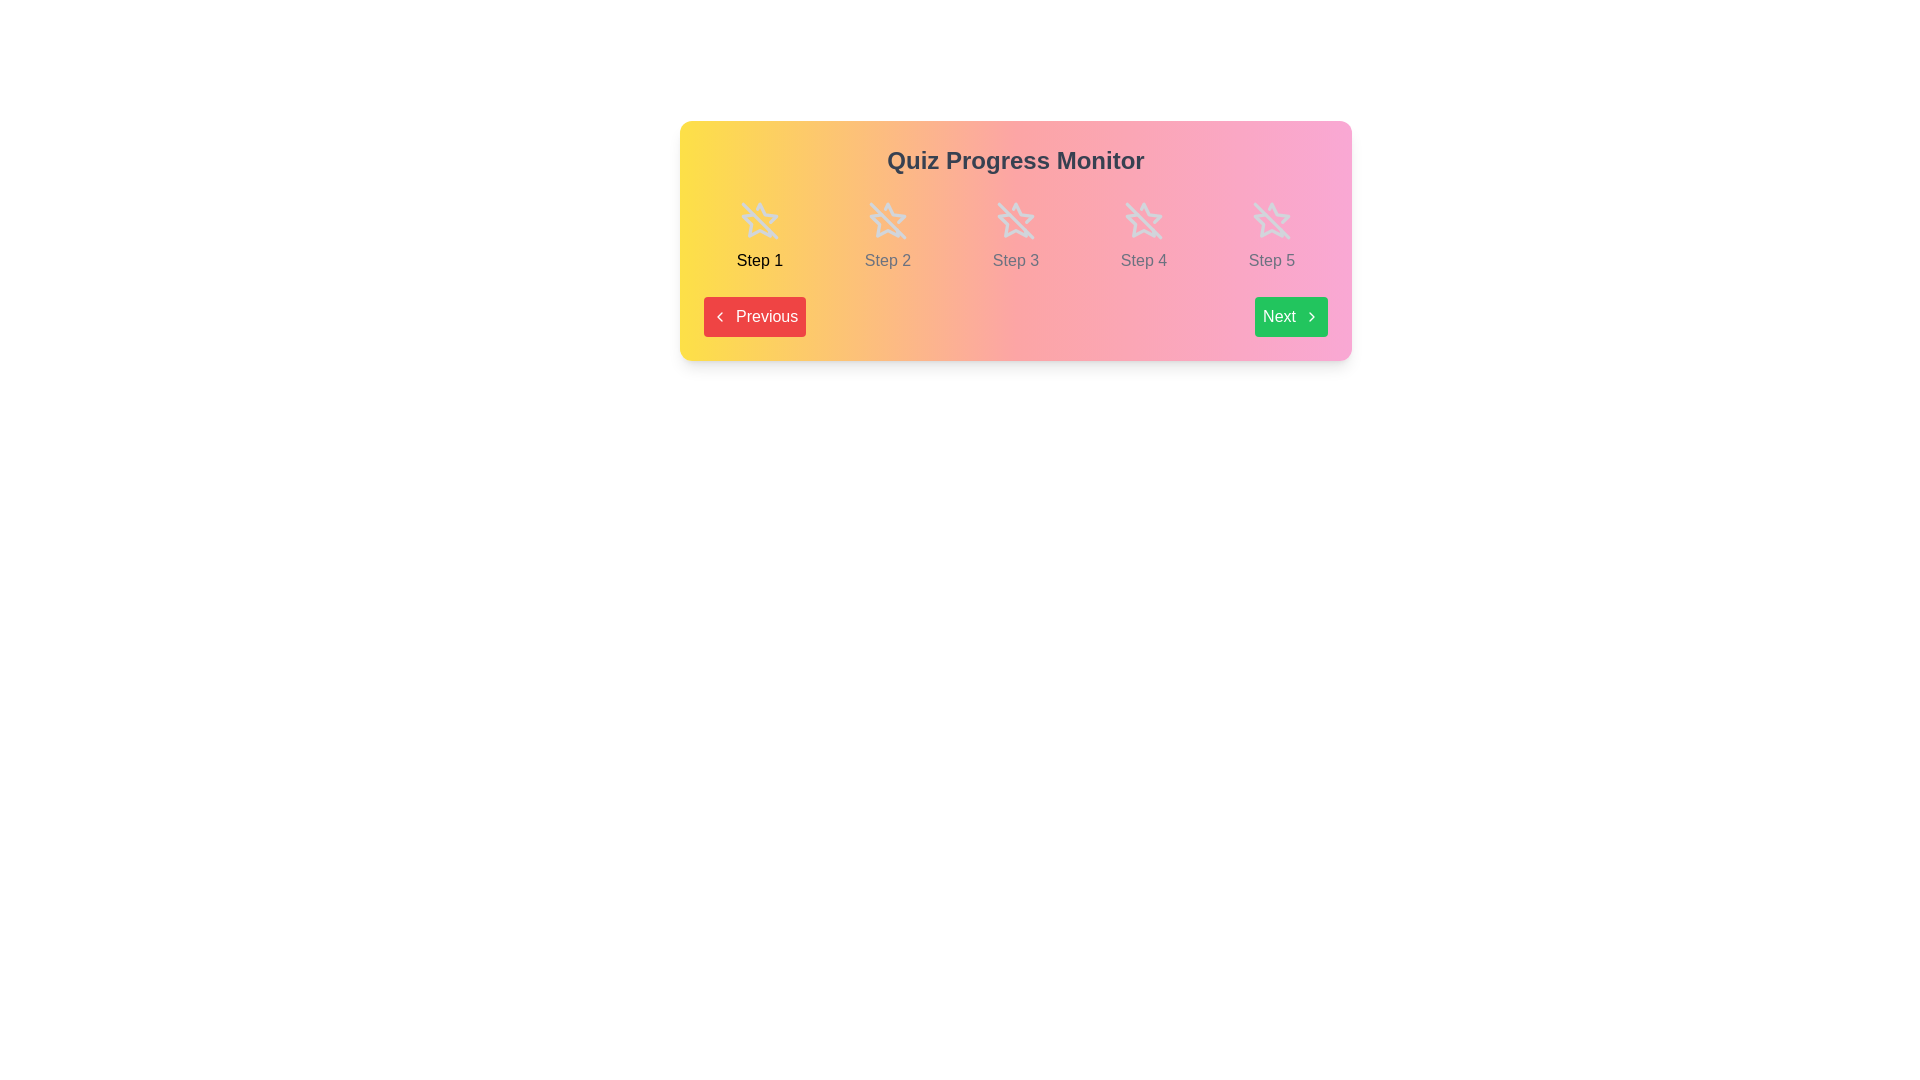  What do you see at coordinates (1271, 235) in the screenshot?
I see `the fifth step in the Quiz Progress Monitor, which visually indicates the inactive state of this step in the multi-step process` at bounding box center [1271, 235].